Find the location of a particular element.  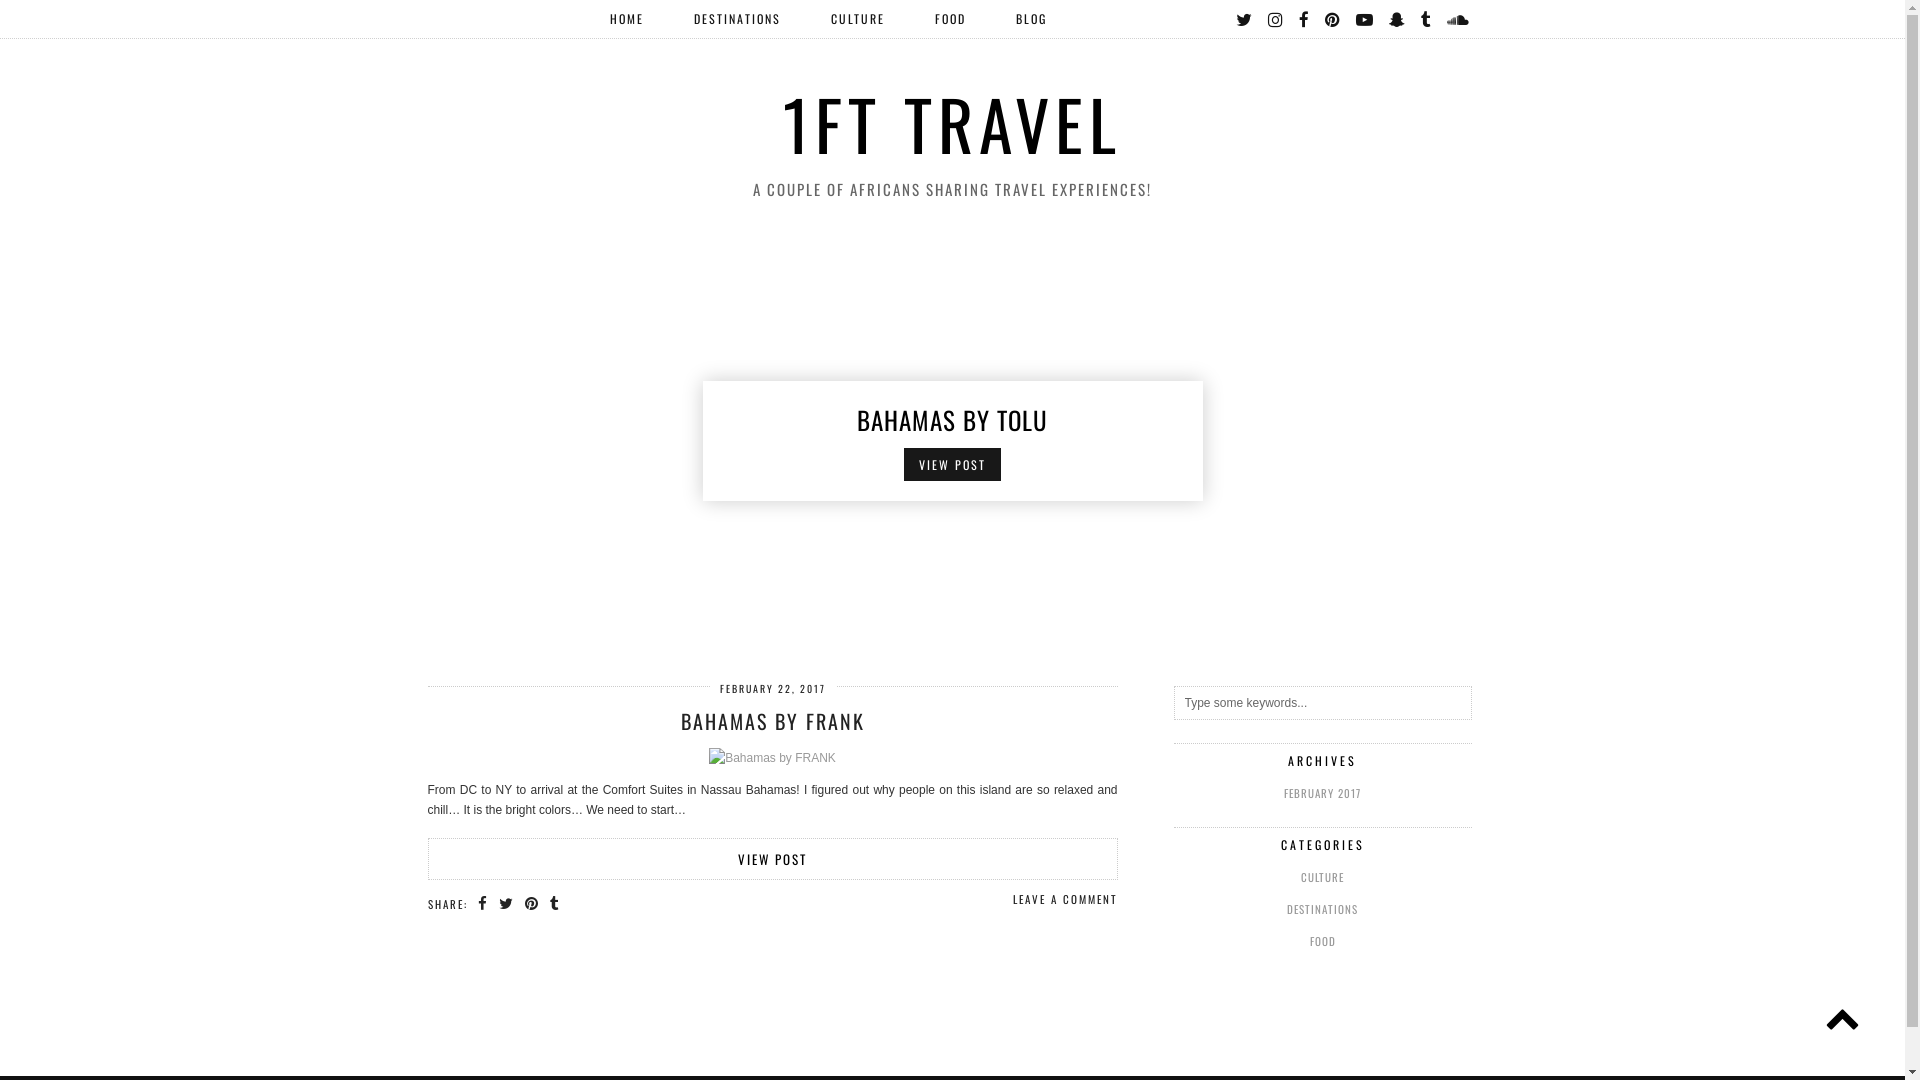

'HOME' is located at coordinates (624, 19).